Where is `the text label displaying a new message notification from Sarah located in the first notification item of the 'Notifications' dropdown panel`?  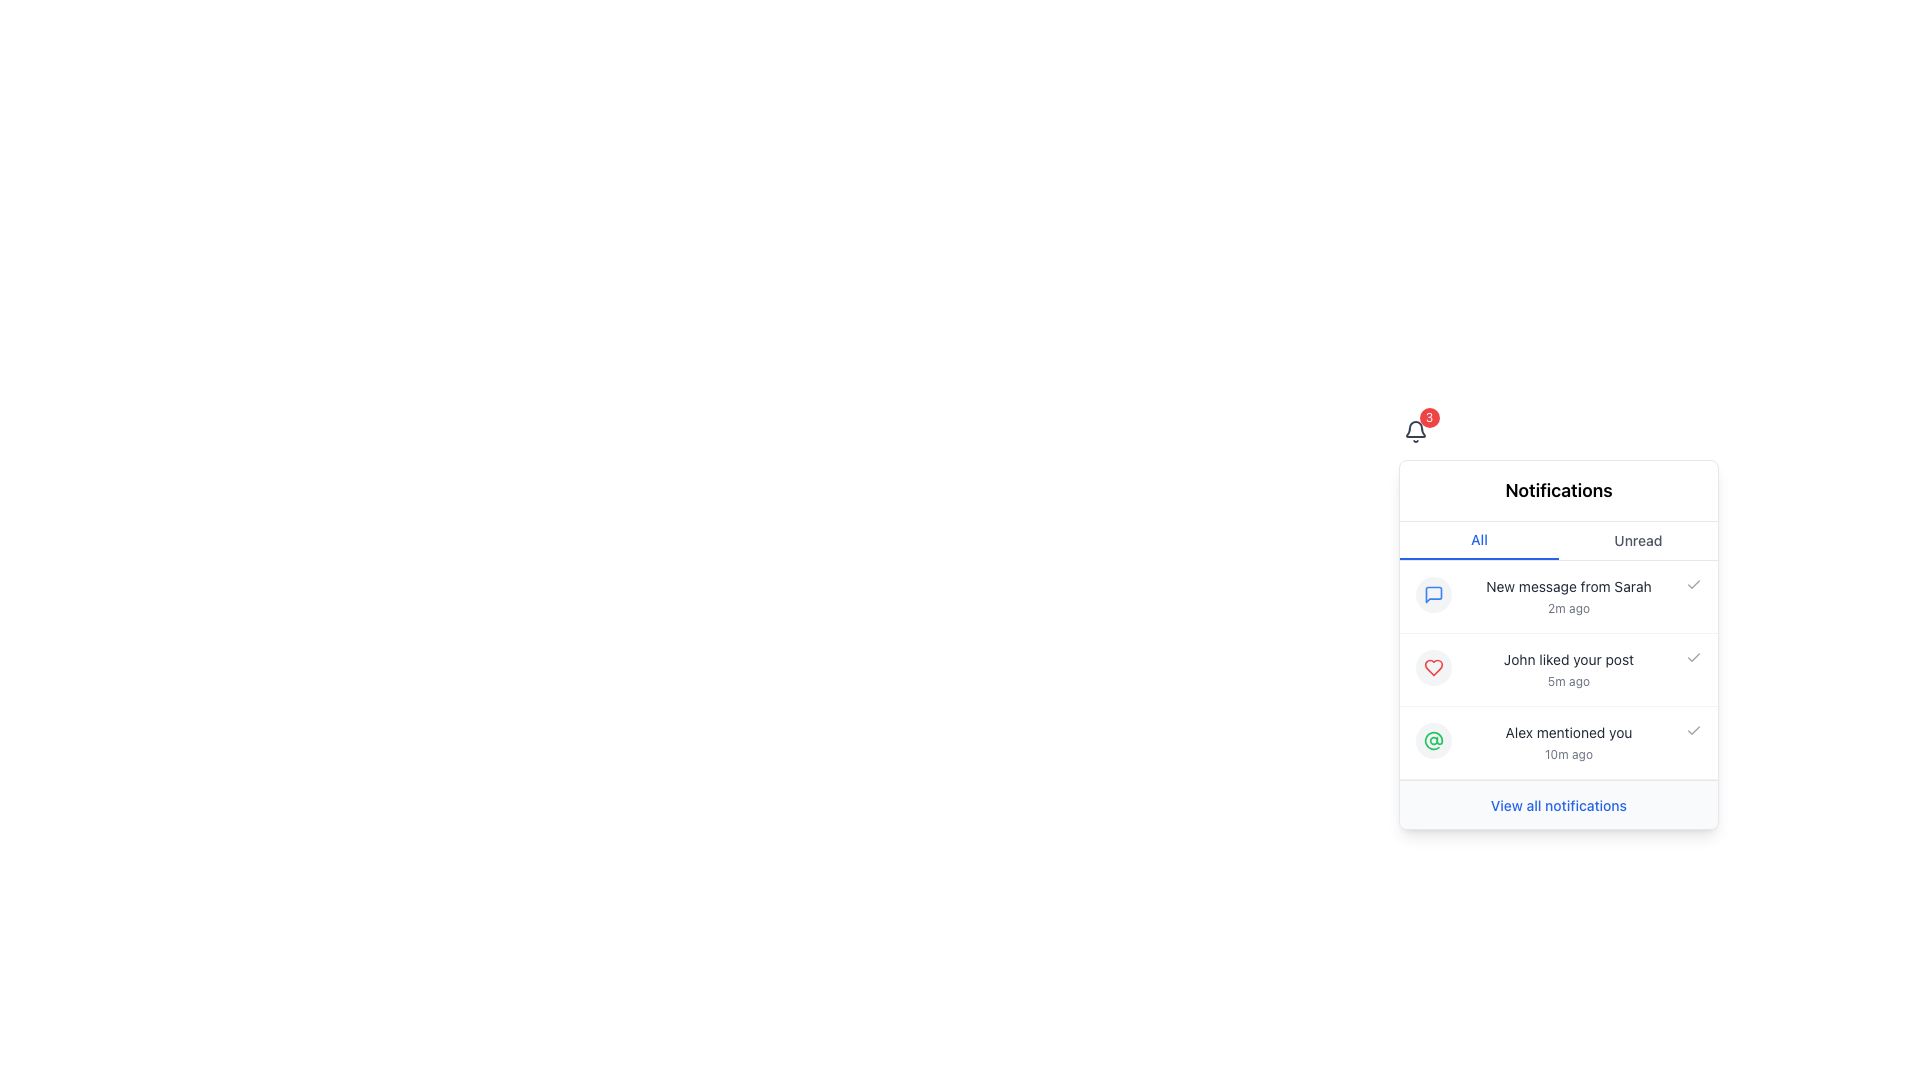 the text label displaying a new message notification from Sarah located in the first notification item of the 'Notifications' dropdown panel is located at coordinates (1568, 585).